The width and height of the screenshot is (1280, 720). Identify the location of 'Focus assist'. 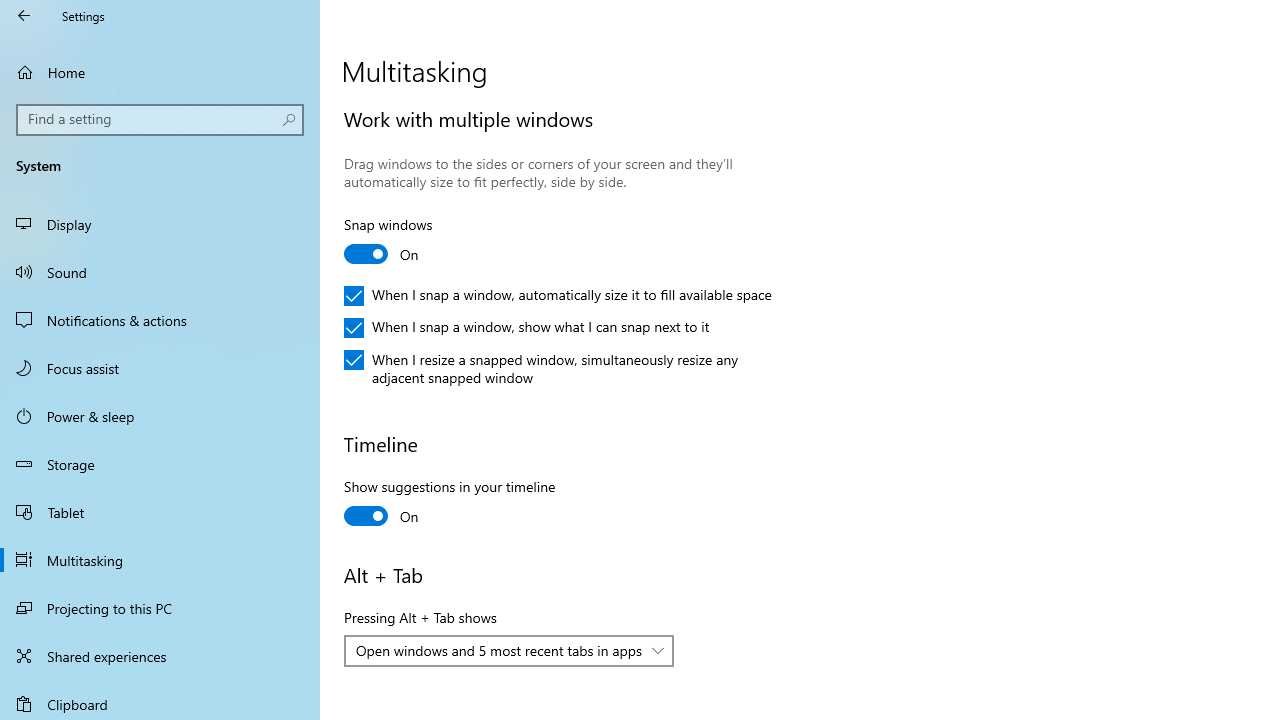
(160, 367).